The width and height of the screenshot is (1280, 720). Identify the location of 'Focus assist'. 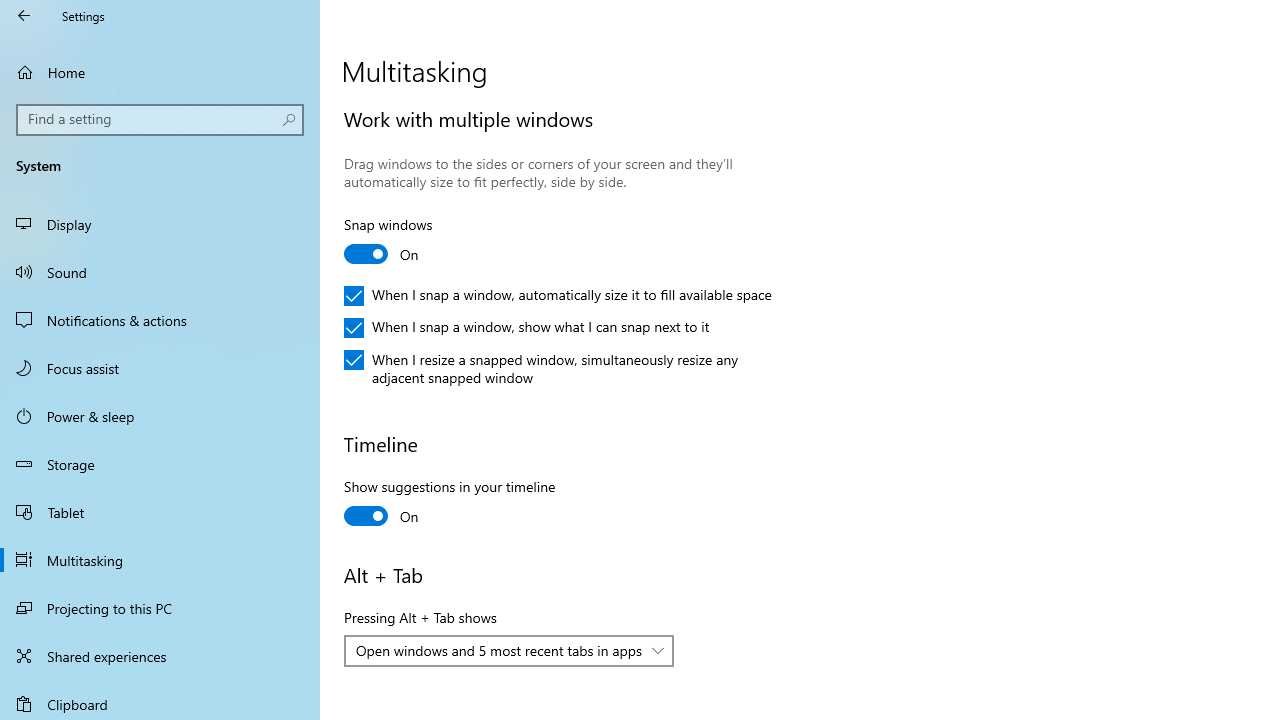
(160, 367).